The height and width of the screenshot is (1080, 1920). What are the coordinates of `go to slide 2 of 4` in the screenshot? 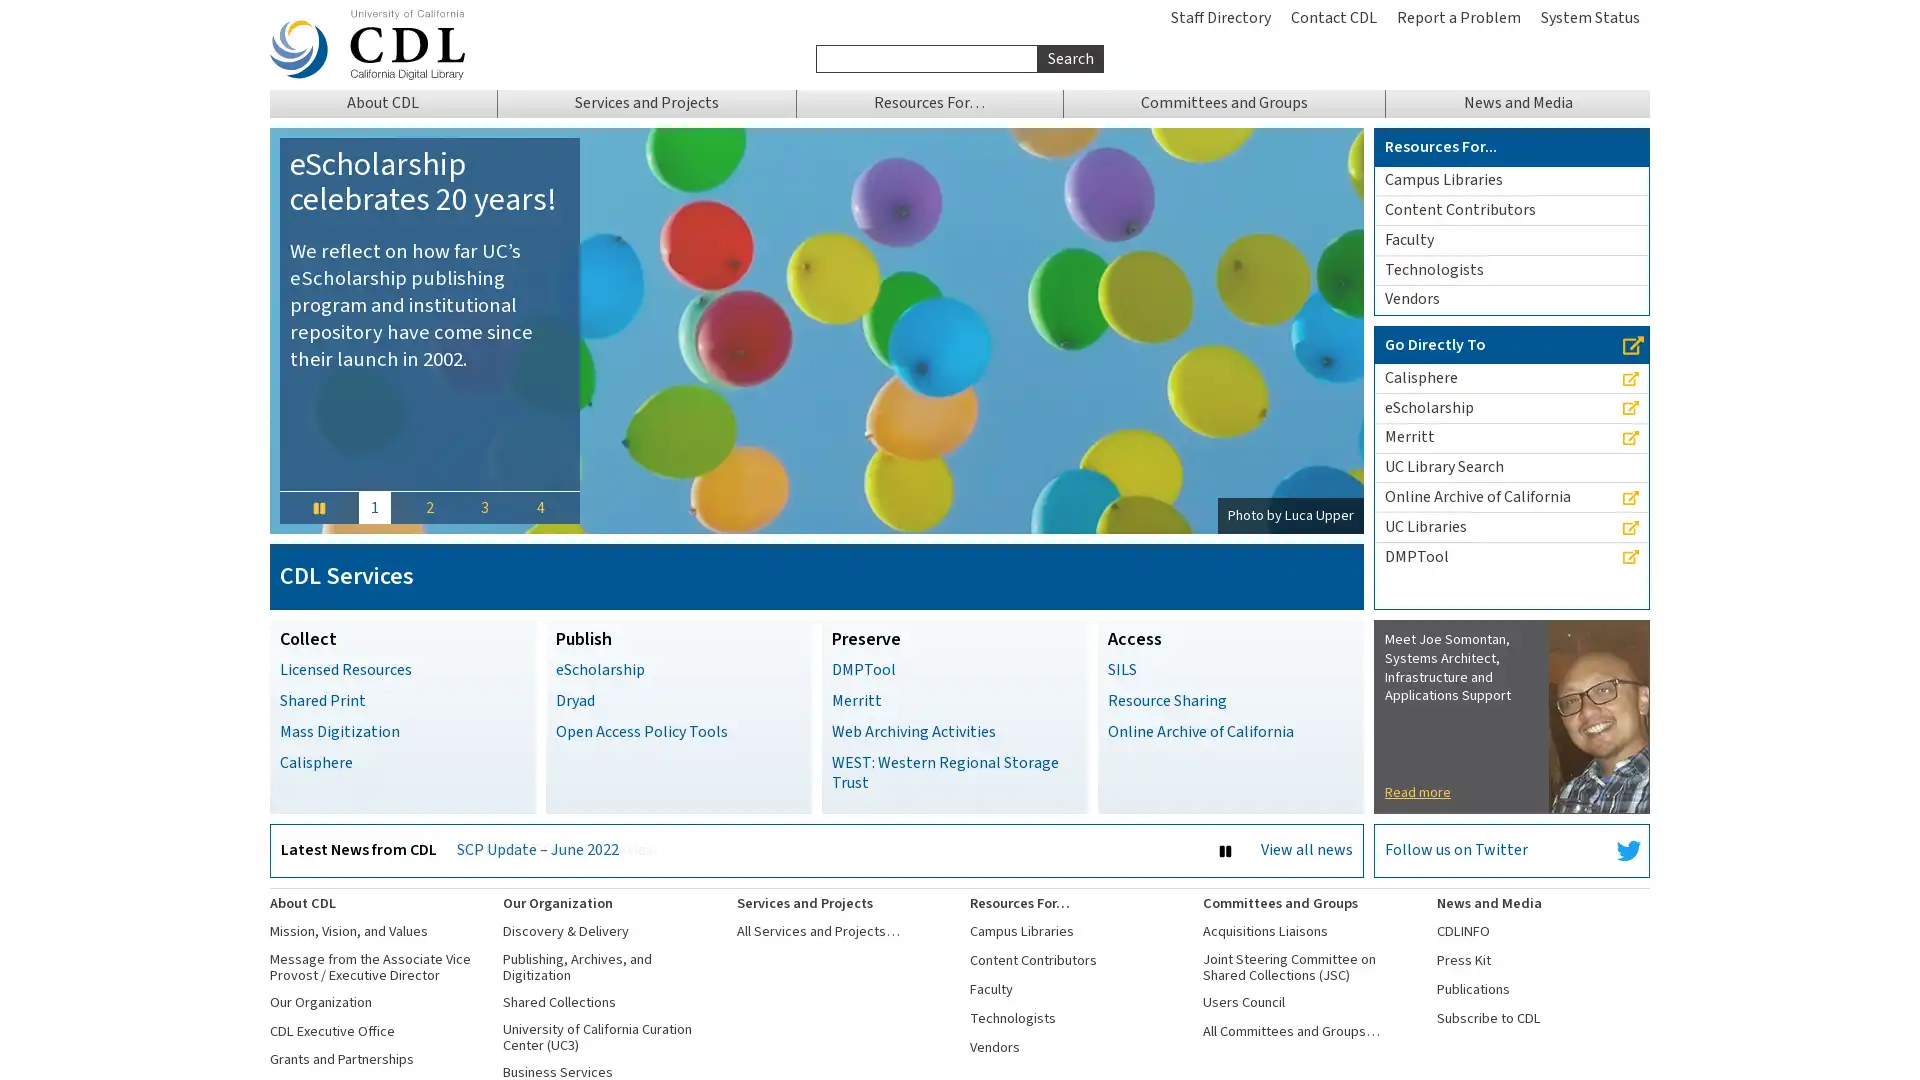 It's located at (427, 505).